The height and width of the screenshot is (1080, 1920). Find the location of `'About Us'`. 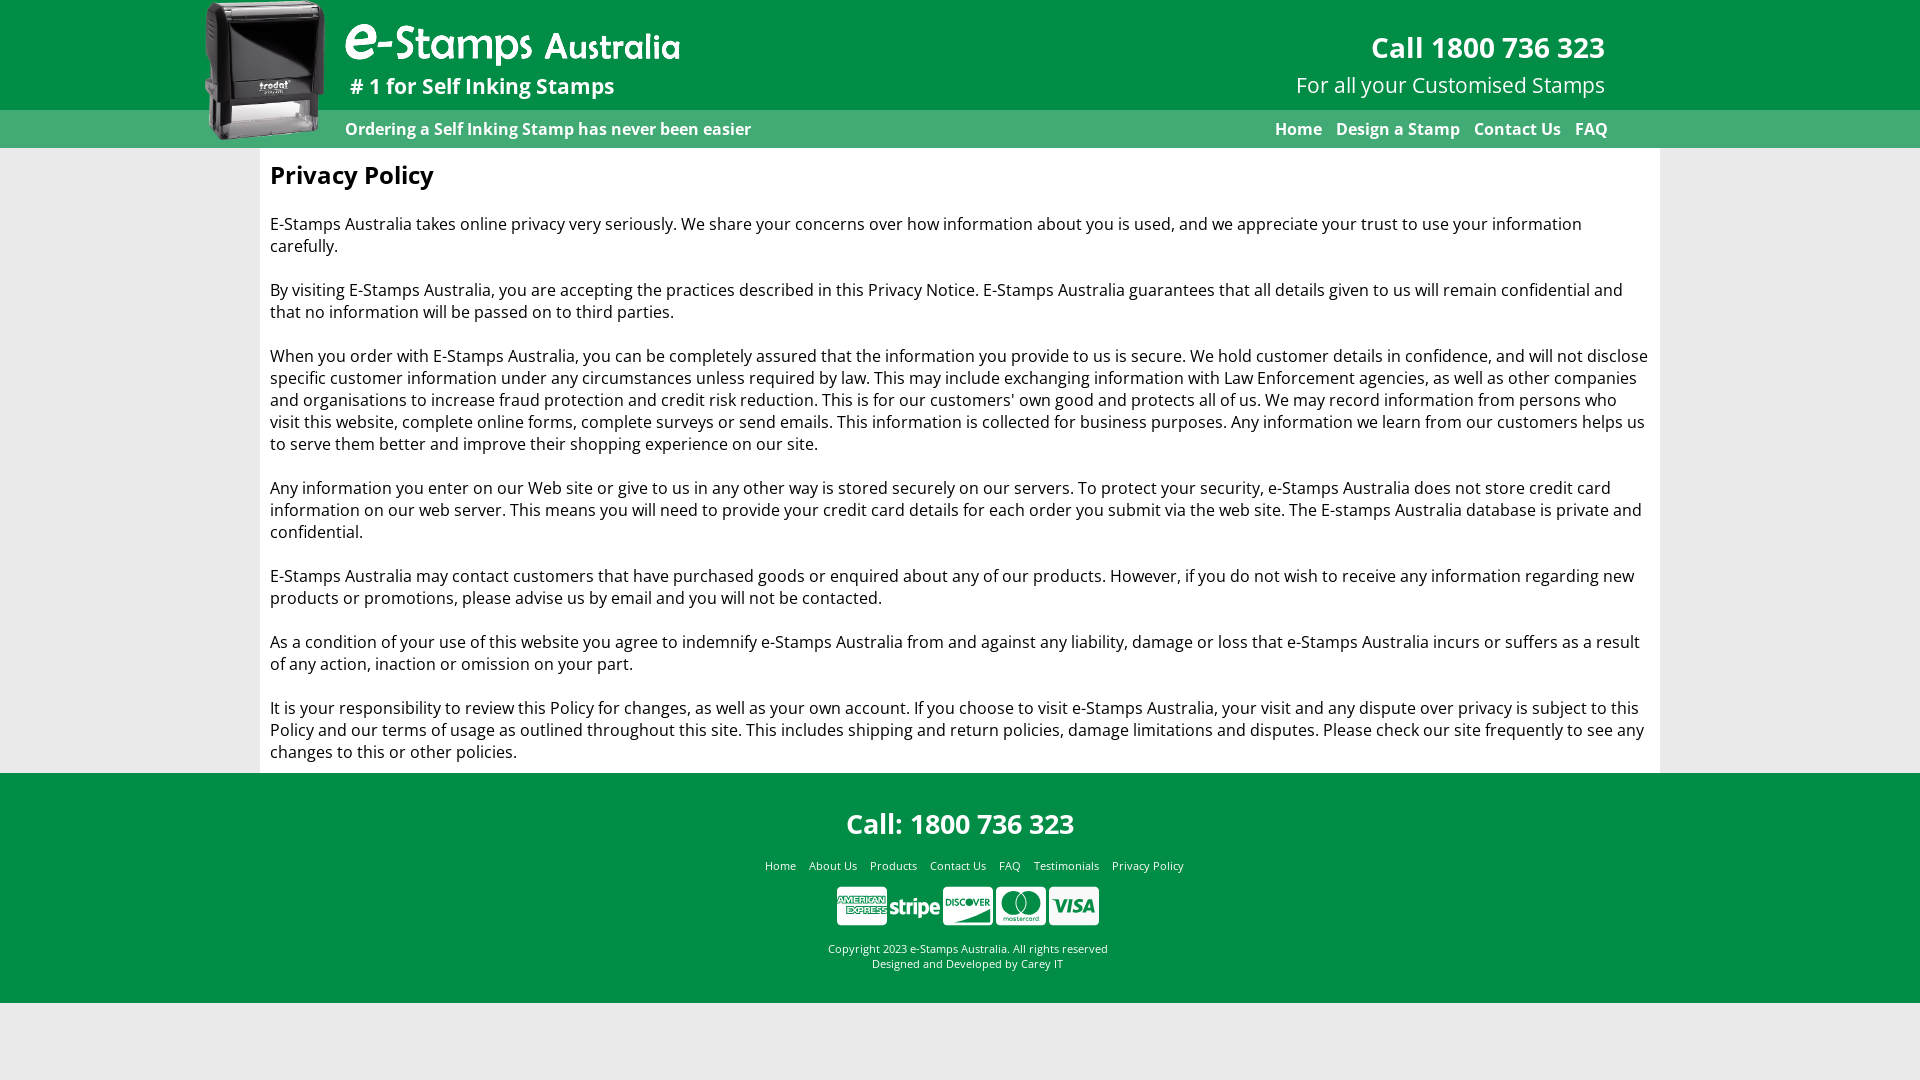

'About Us' is located at coordinates (831, 865).